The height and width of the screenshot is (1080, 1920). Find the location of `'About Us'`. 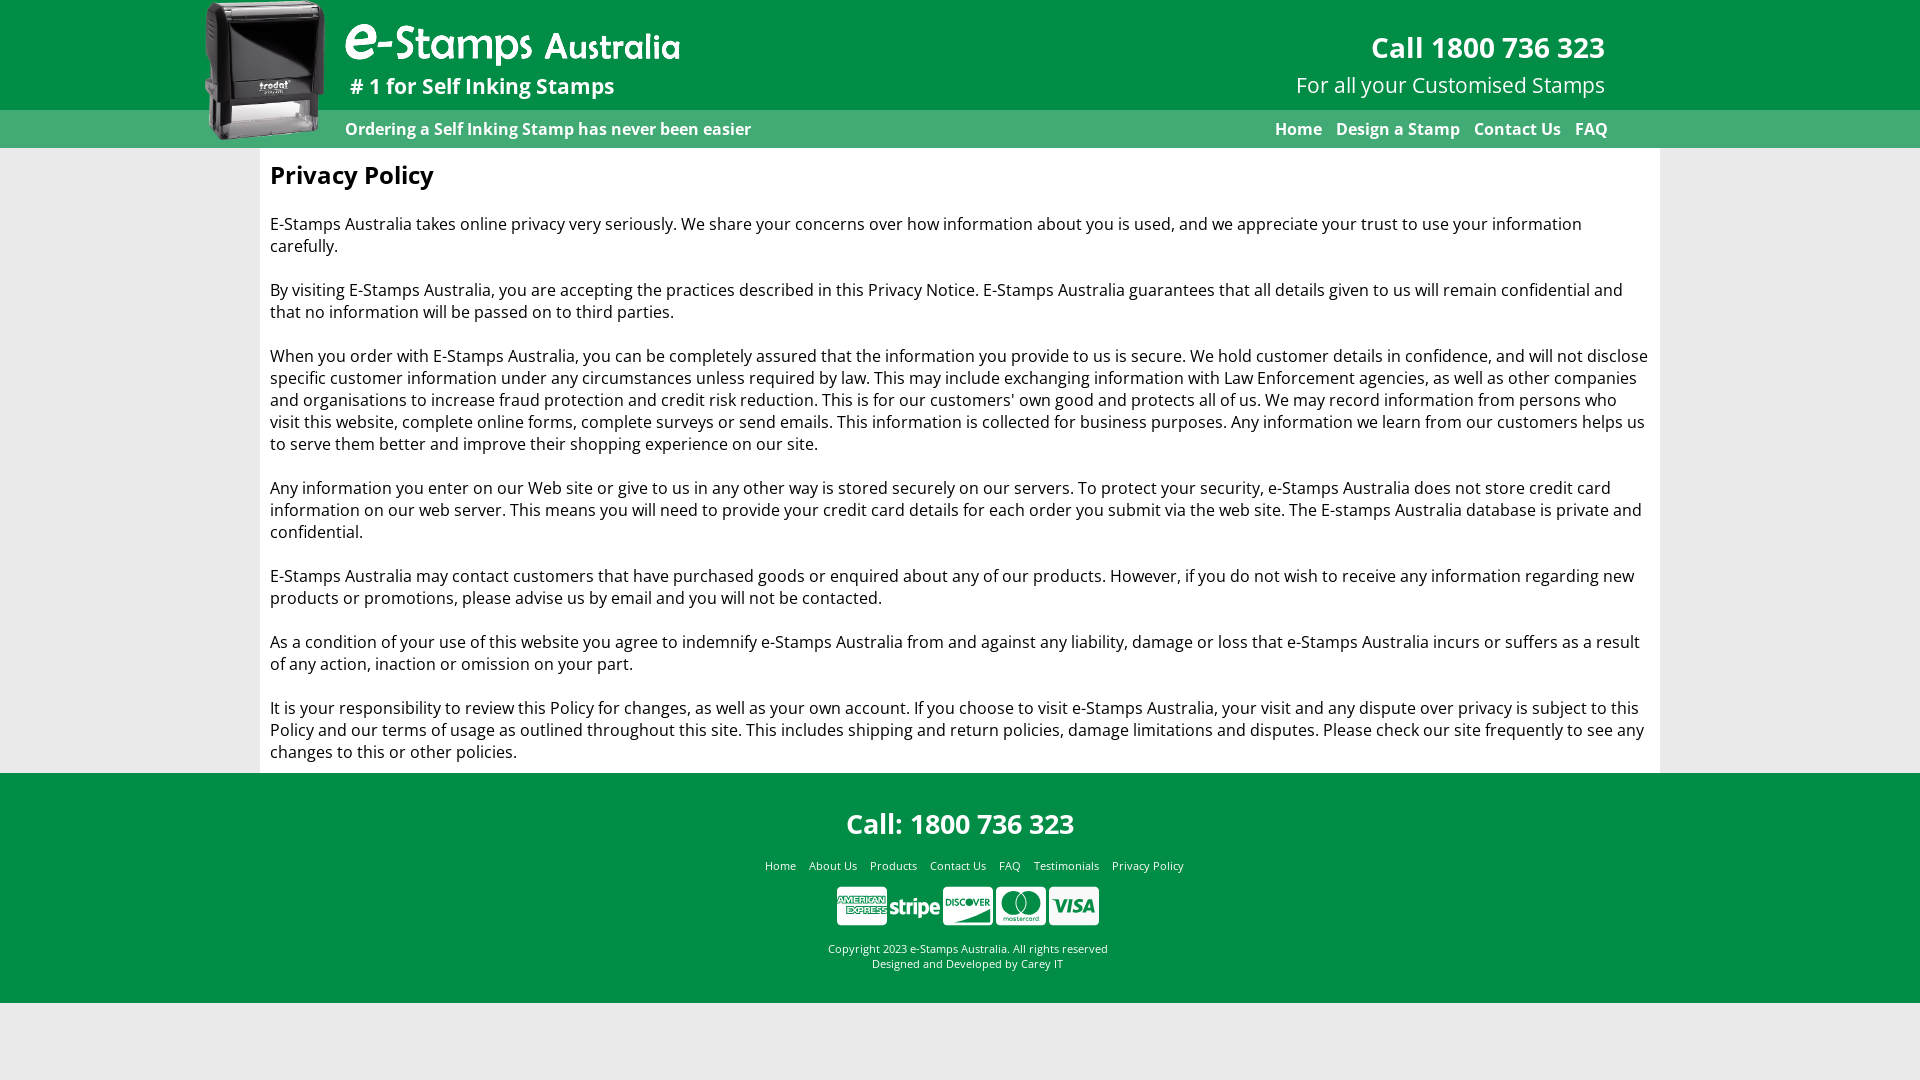

'About Us' is located at coordinates (831, 865).